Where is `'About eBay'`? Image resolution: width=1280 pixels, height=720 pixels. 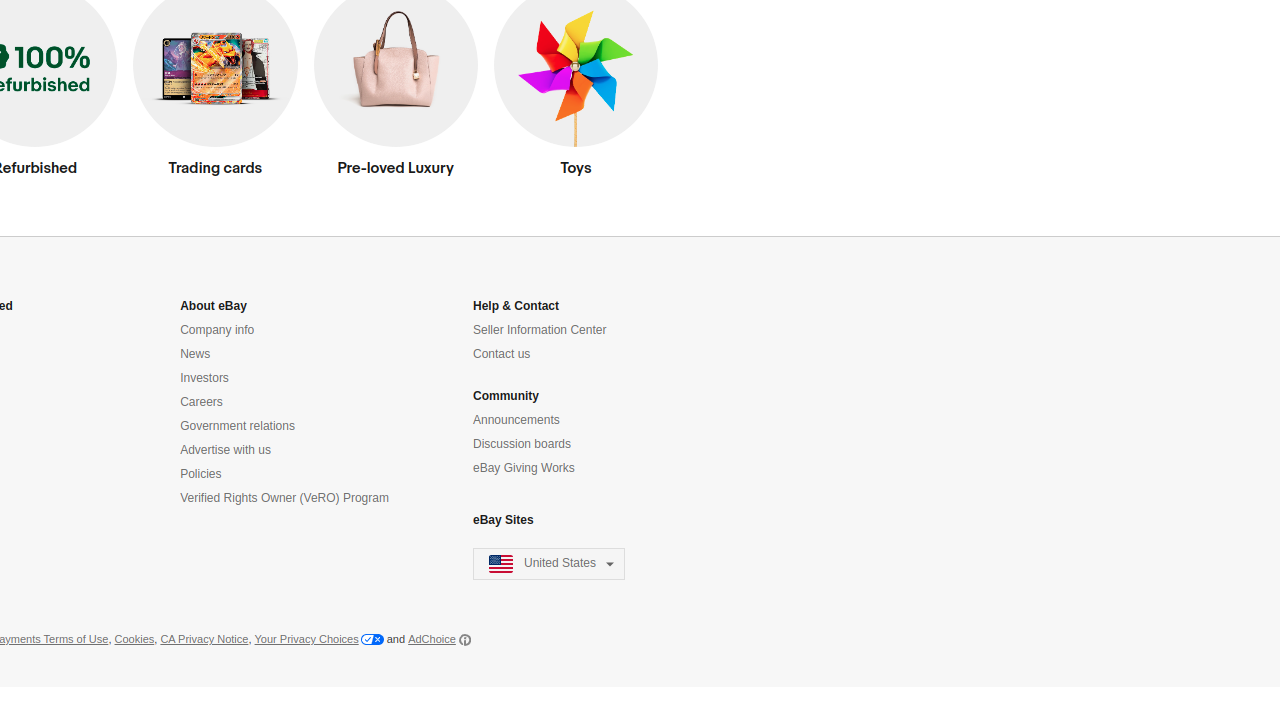 'About eBay' is located at coordinates (213, 306).